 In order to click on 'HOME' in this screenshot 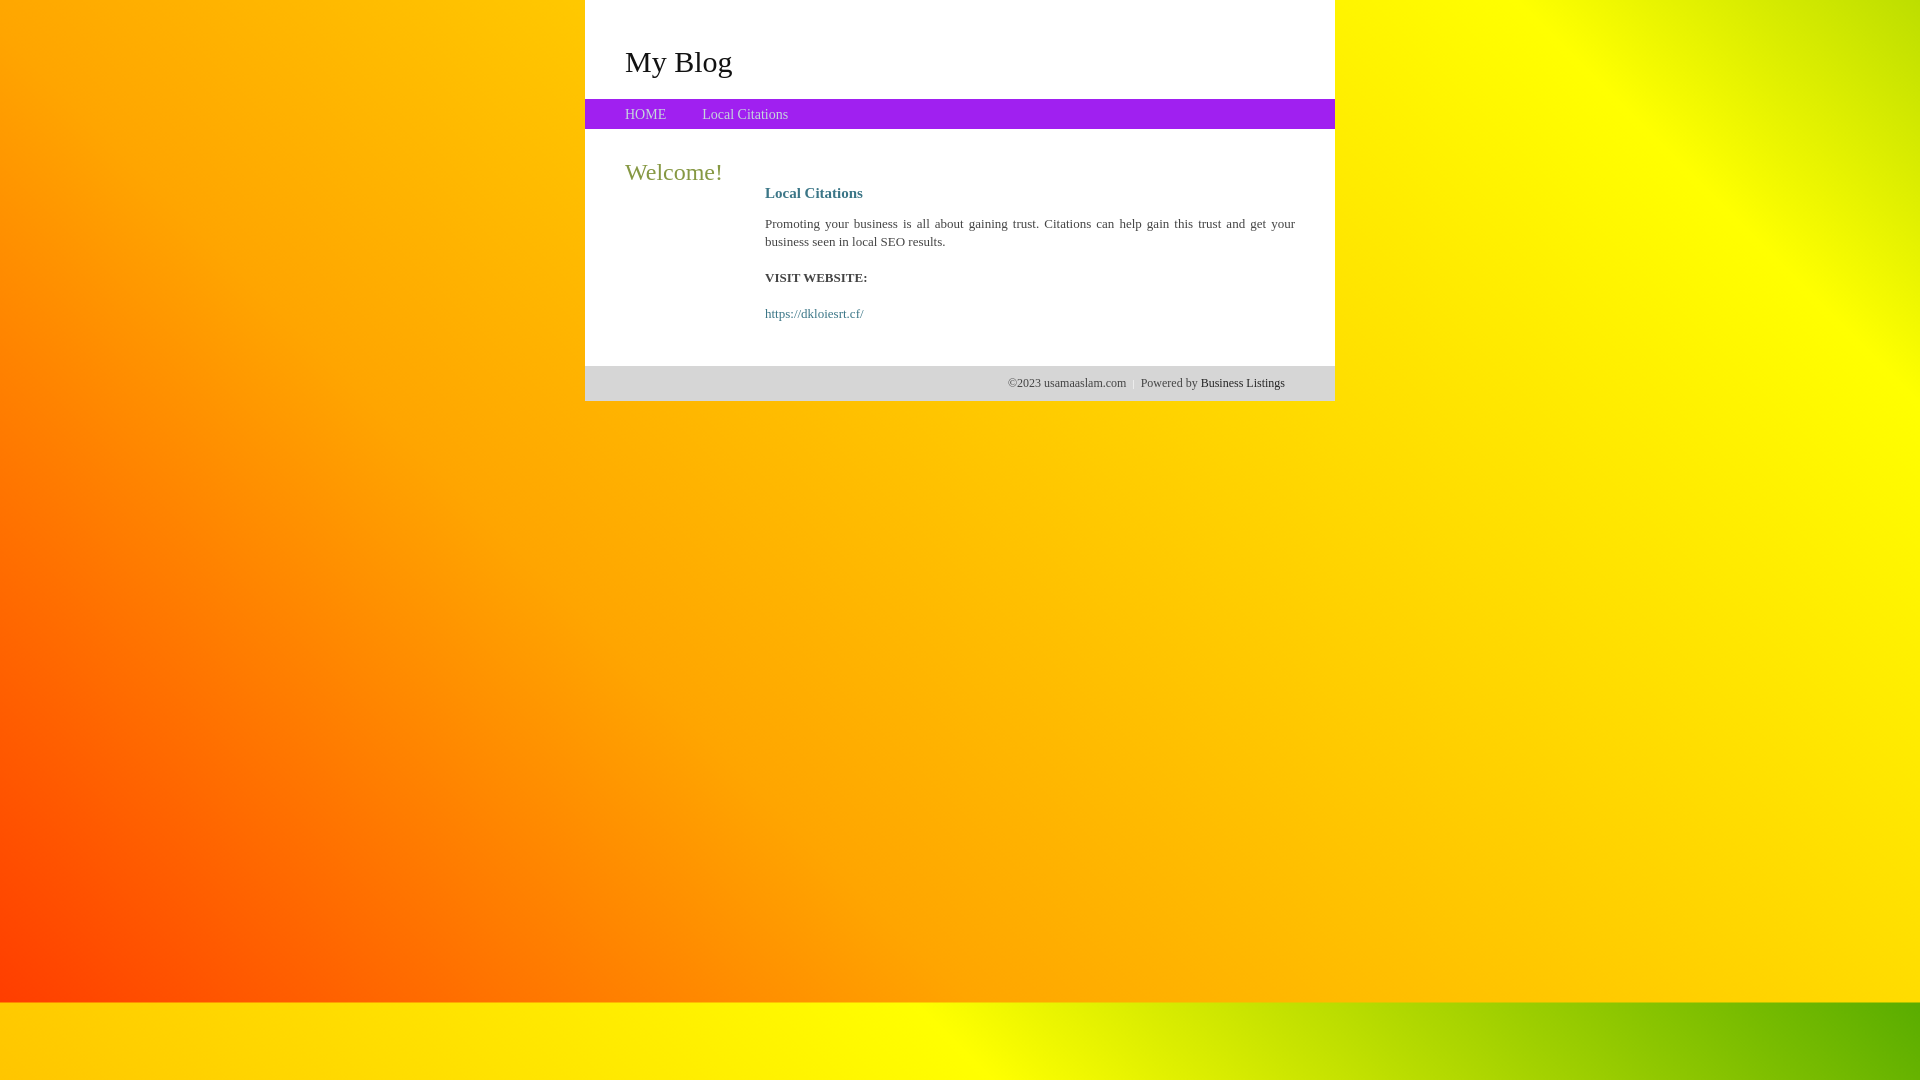, I will do `click(645, 114)`.